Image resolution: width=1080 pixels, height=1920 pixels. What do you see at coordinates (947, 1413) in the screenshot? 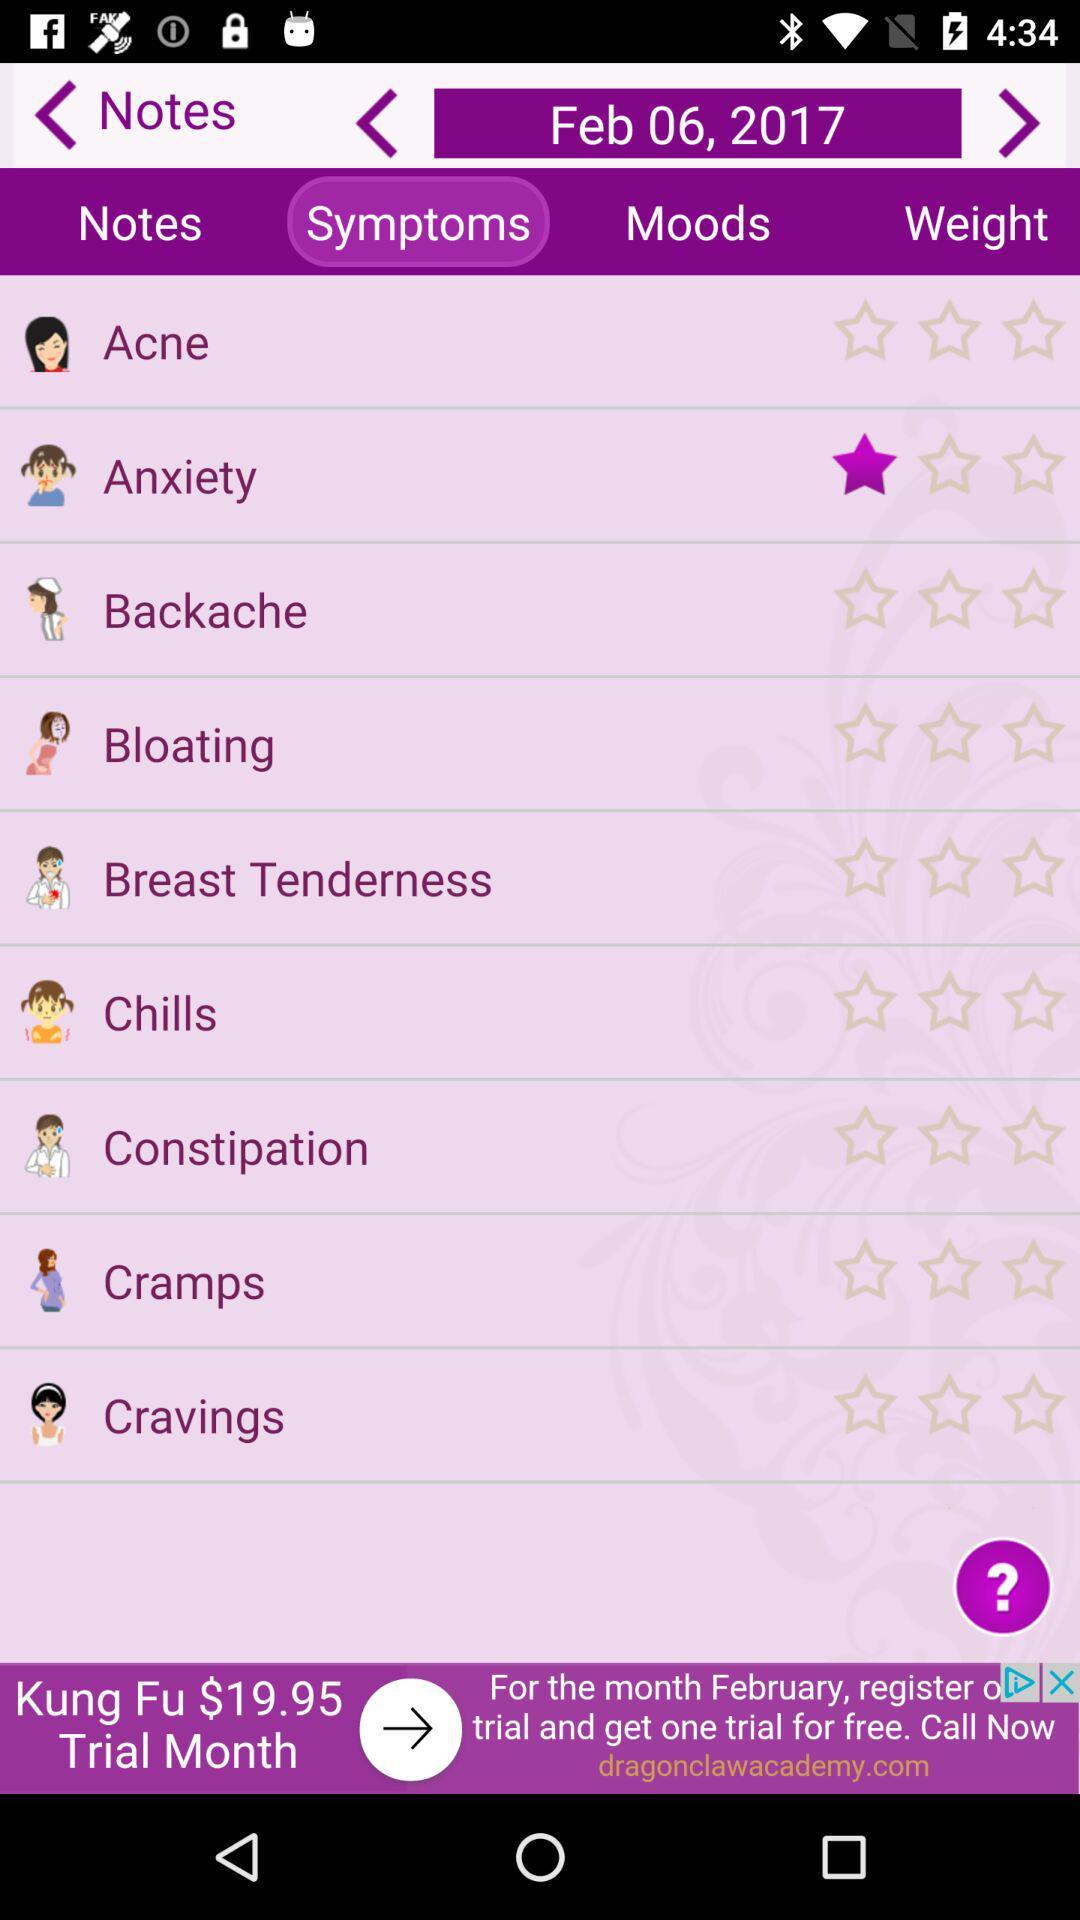
I see `rate cravings` at bounding box center [947, 1413].